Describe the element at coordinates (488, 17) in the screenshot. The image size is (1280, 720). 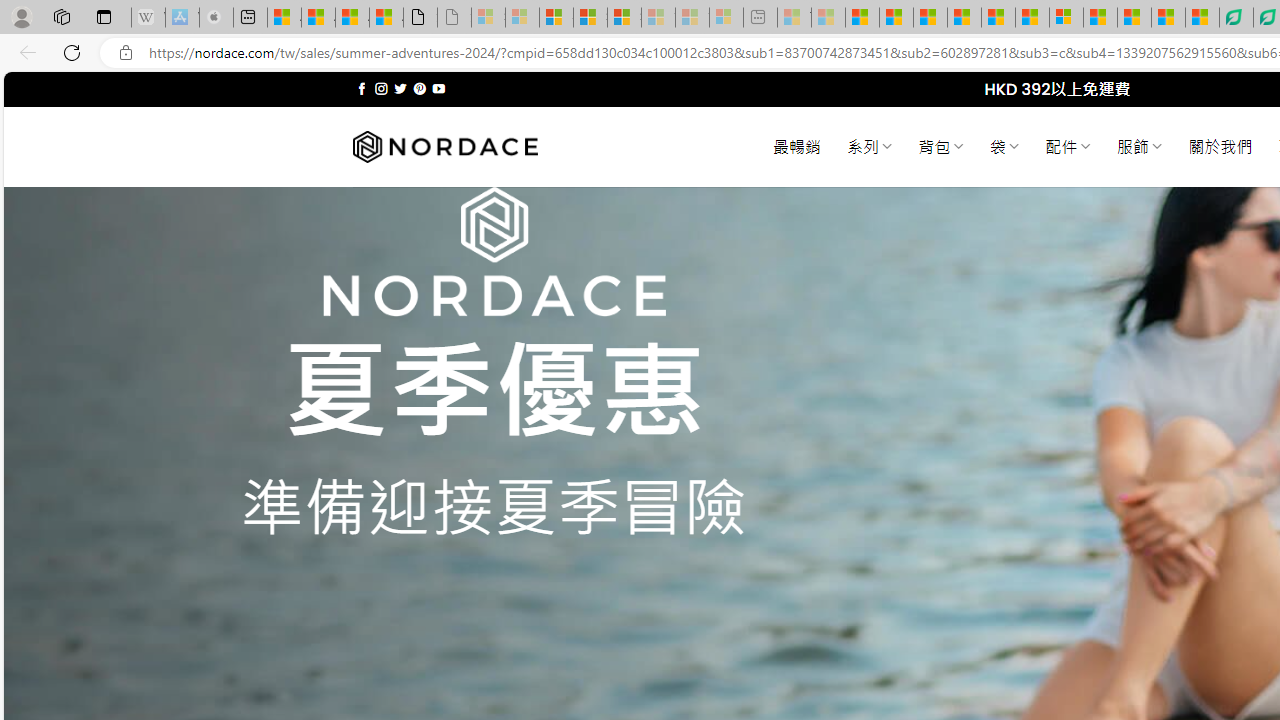
I see `'Sign in to your Microsoft account - Sleeping'` at that location.